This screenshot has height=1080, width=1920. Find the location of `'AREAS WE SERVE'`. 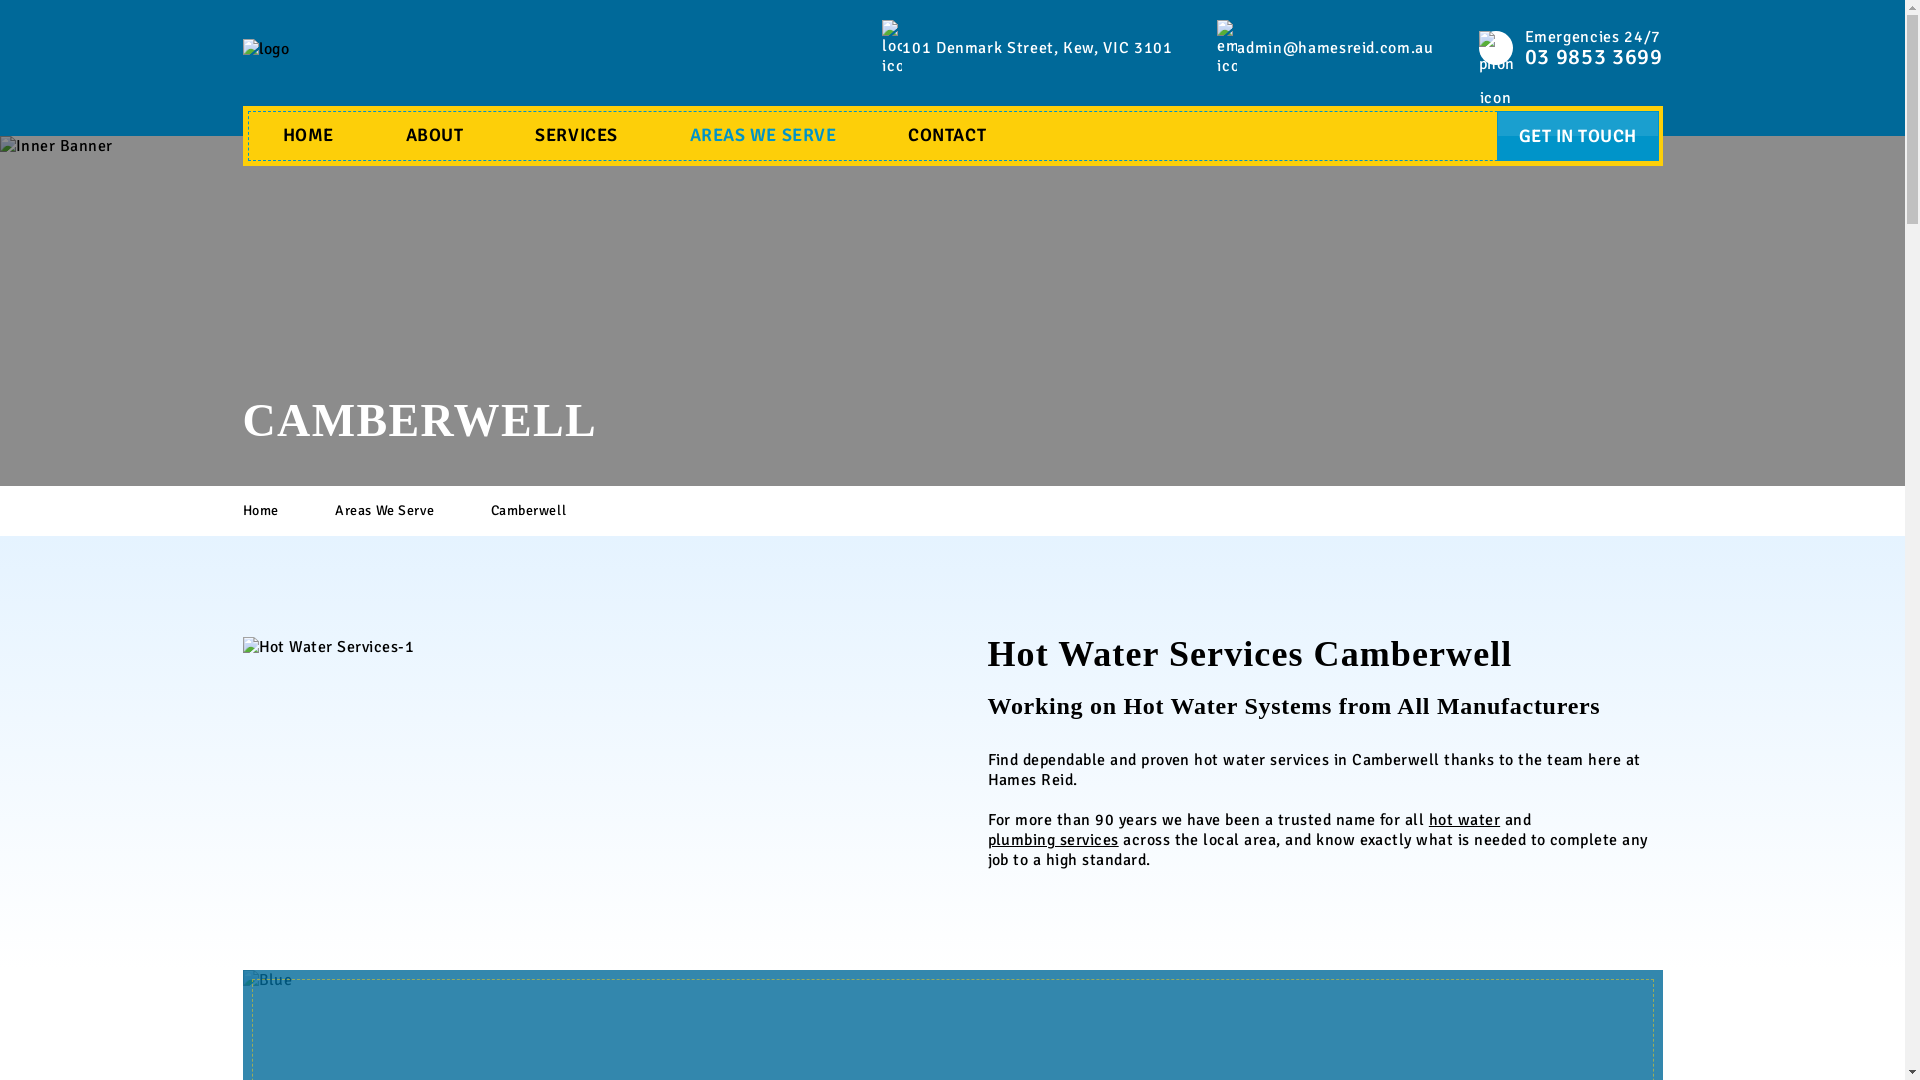

'AREAS WE SERVE' is located at coordinates (762, 135).